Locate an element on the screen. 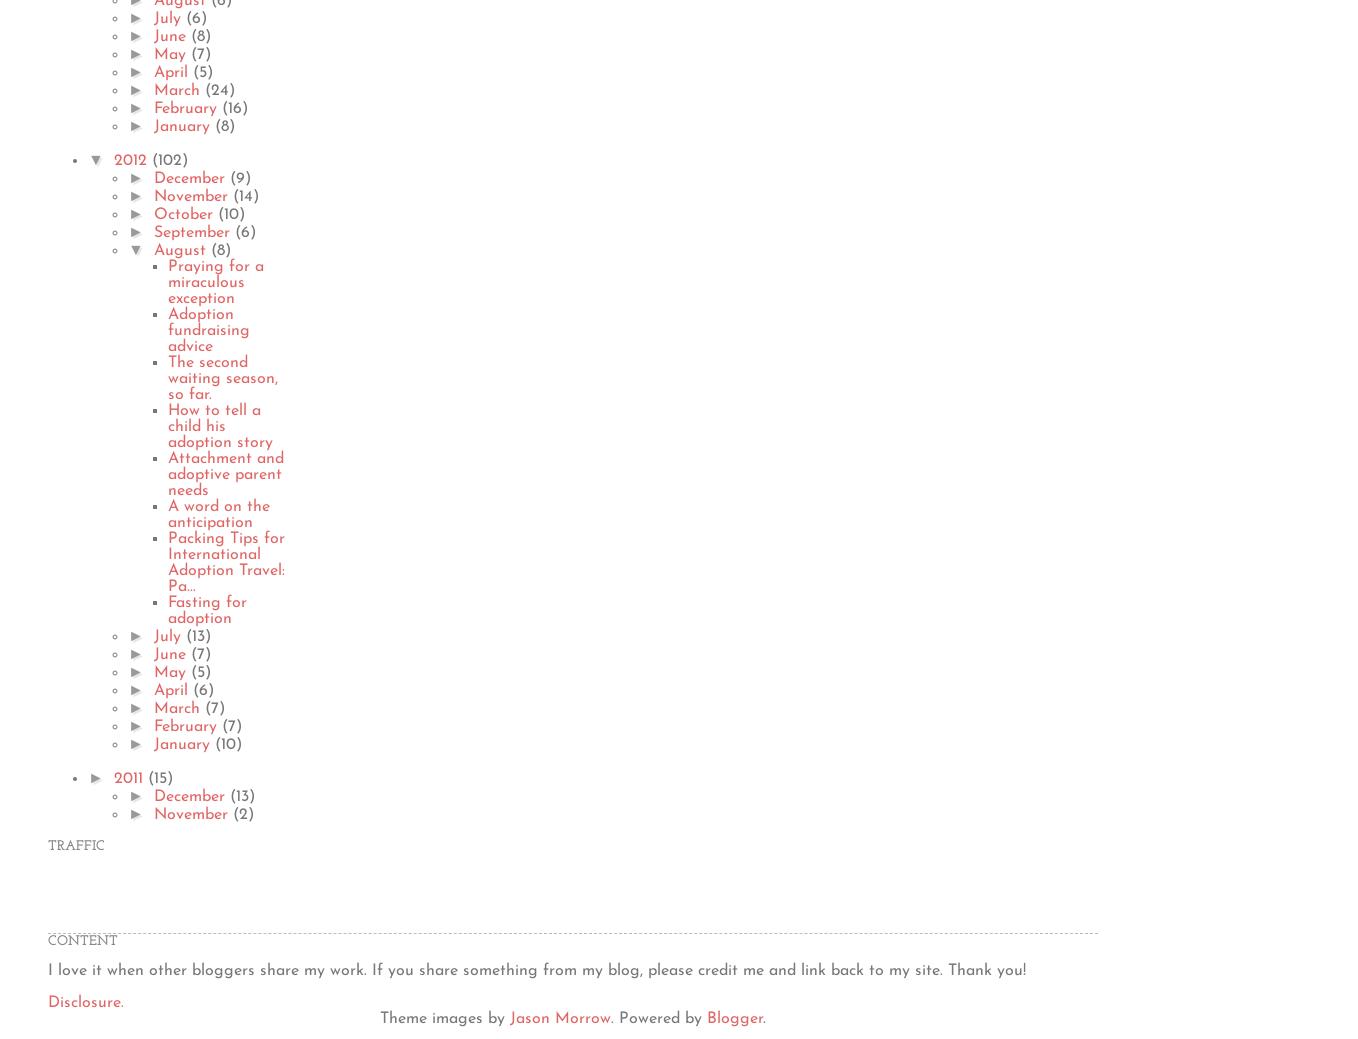  'Disclosure.' is located at coordinates (46, 1002).